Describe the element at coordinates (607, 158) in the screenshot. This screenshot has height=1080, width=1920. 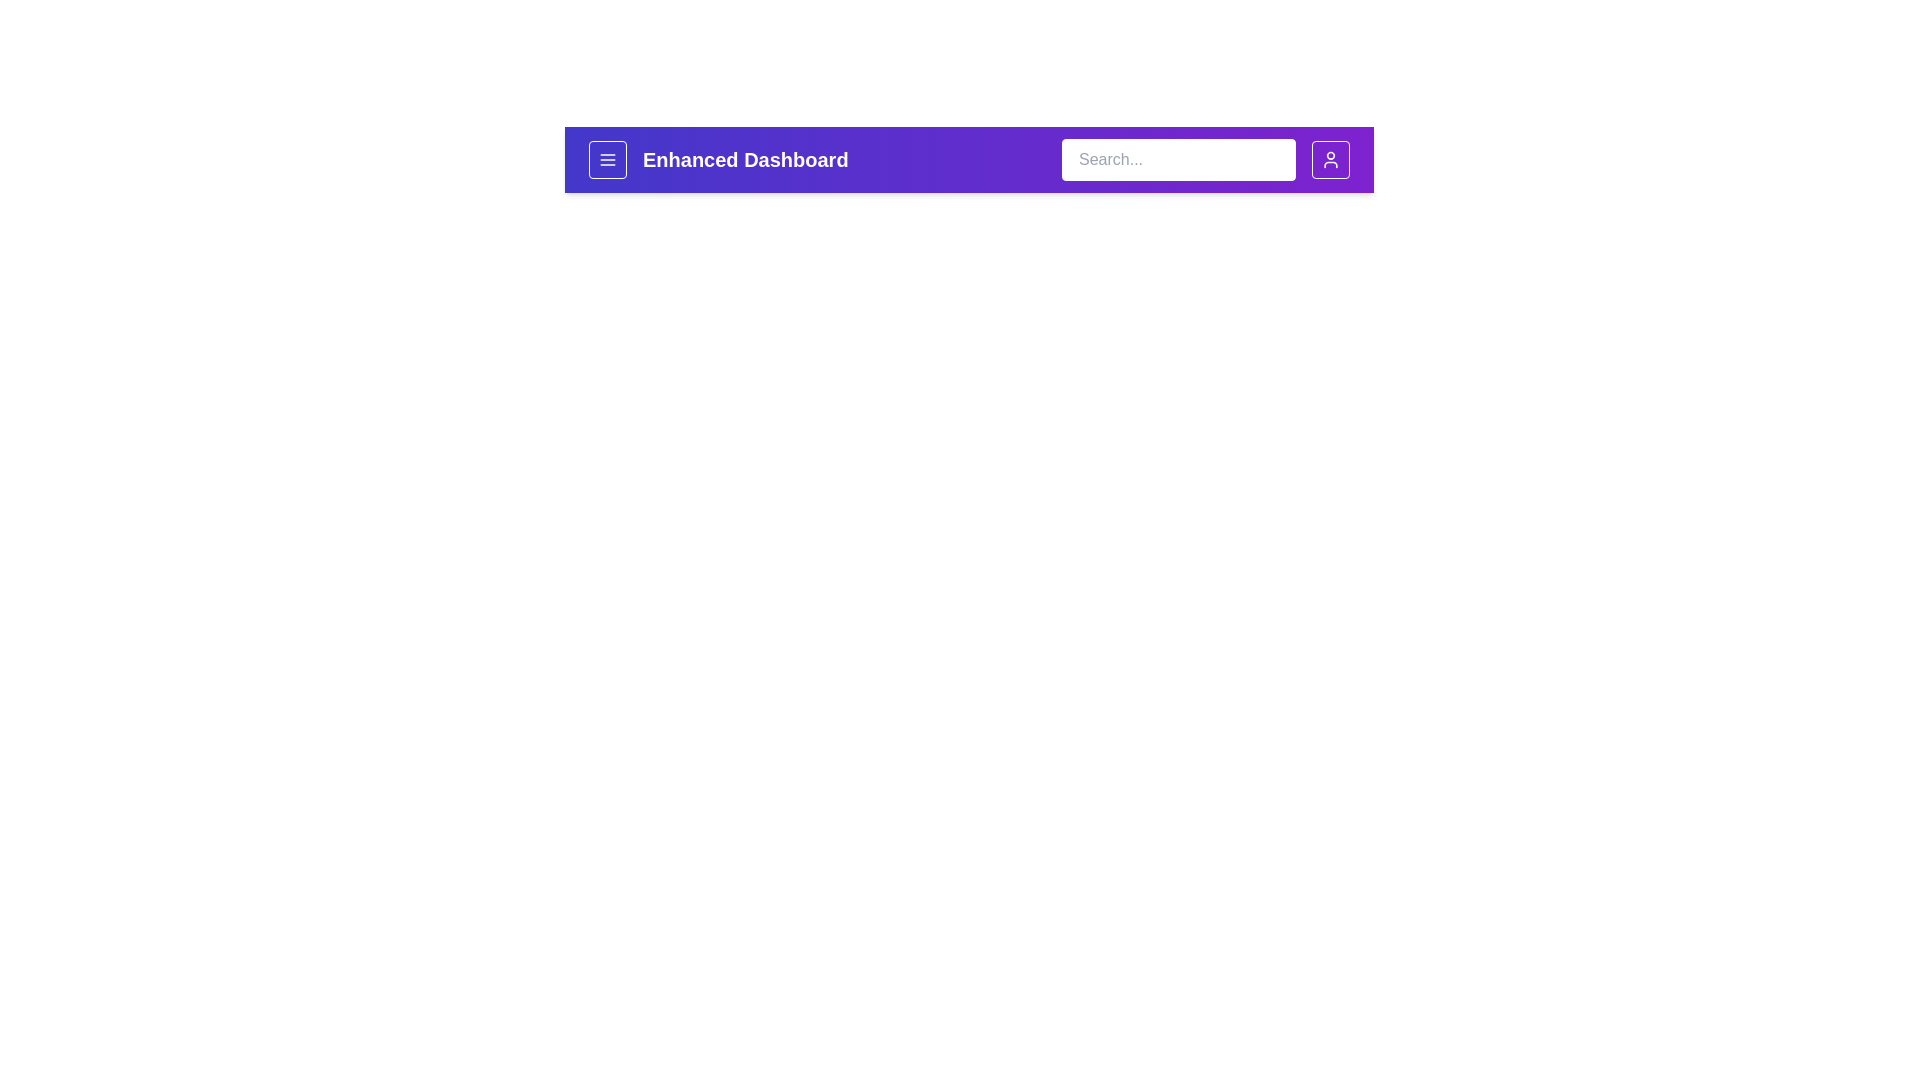
I see `the menu button to interact with it` at that location.